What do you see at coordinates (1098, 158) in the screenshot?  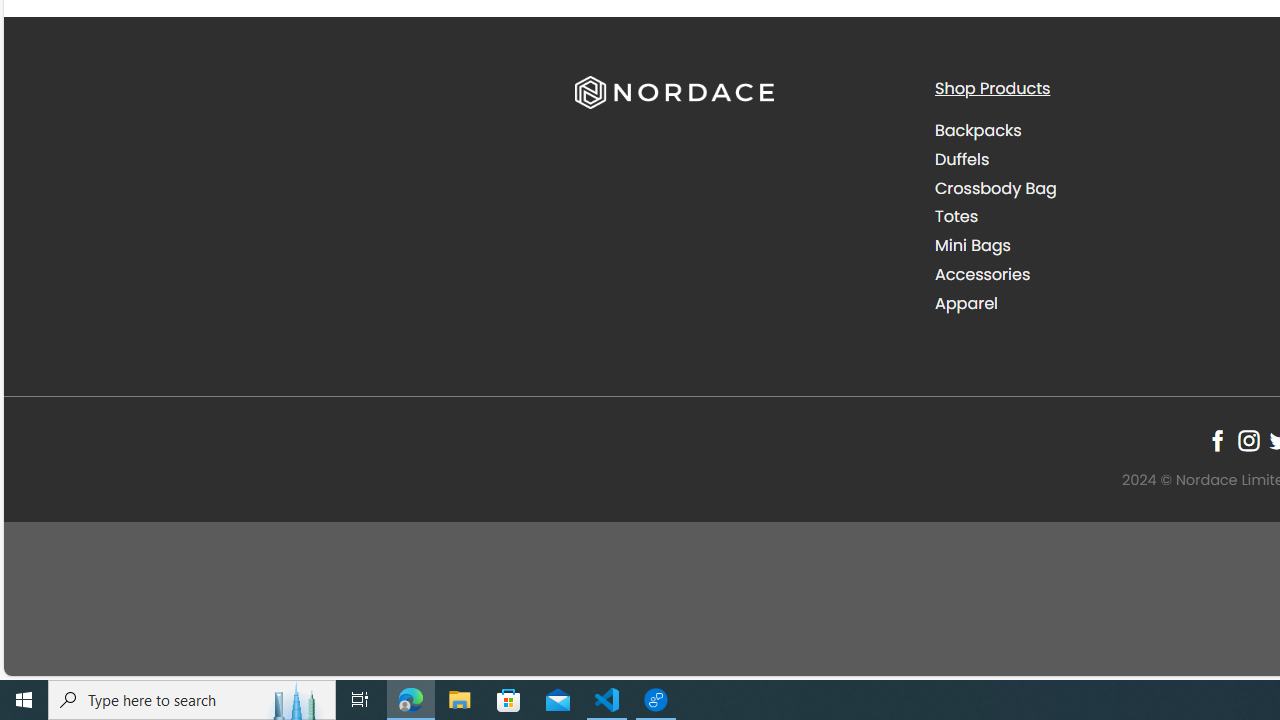 I see `'Duffels'` at bounding box center [1098, 158].